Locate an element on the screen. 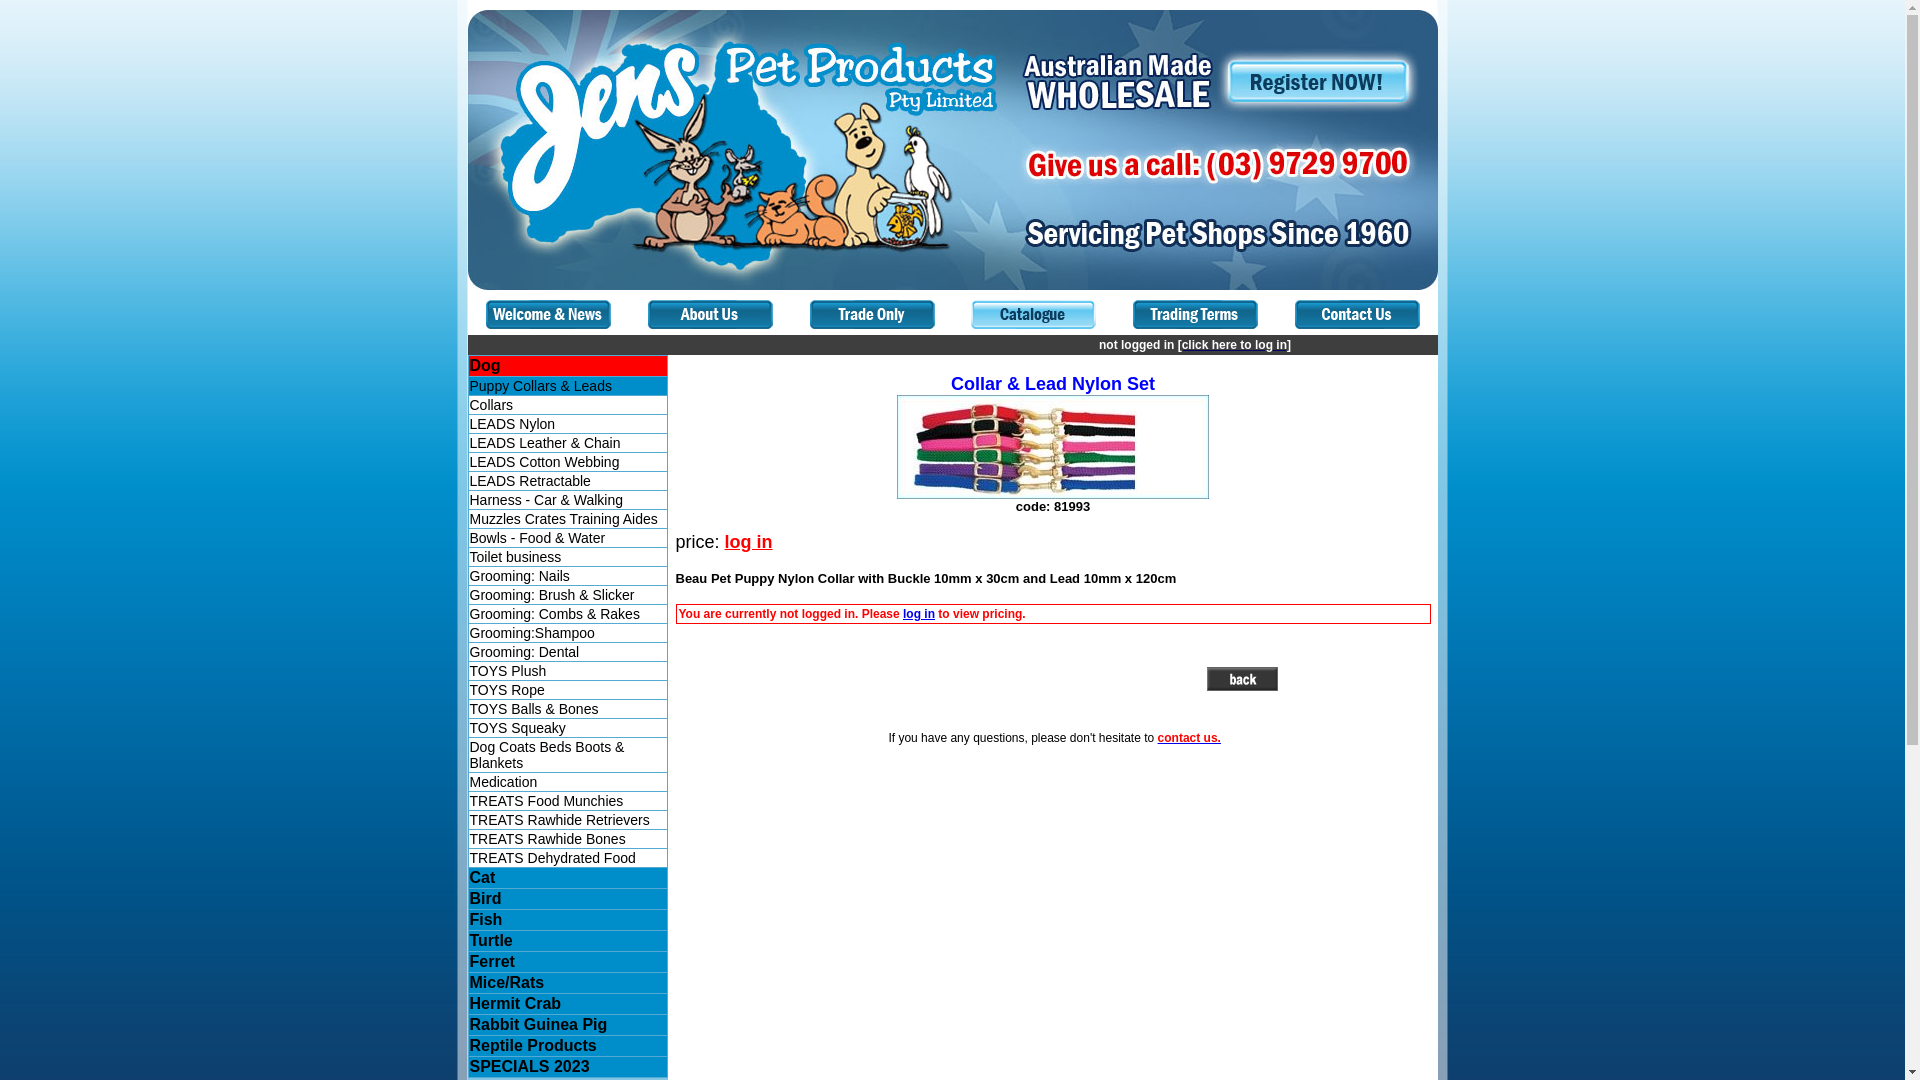  'Muzzles Crates Training Aides' is located at coordinates (563, 518).